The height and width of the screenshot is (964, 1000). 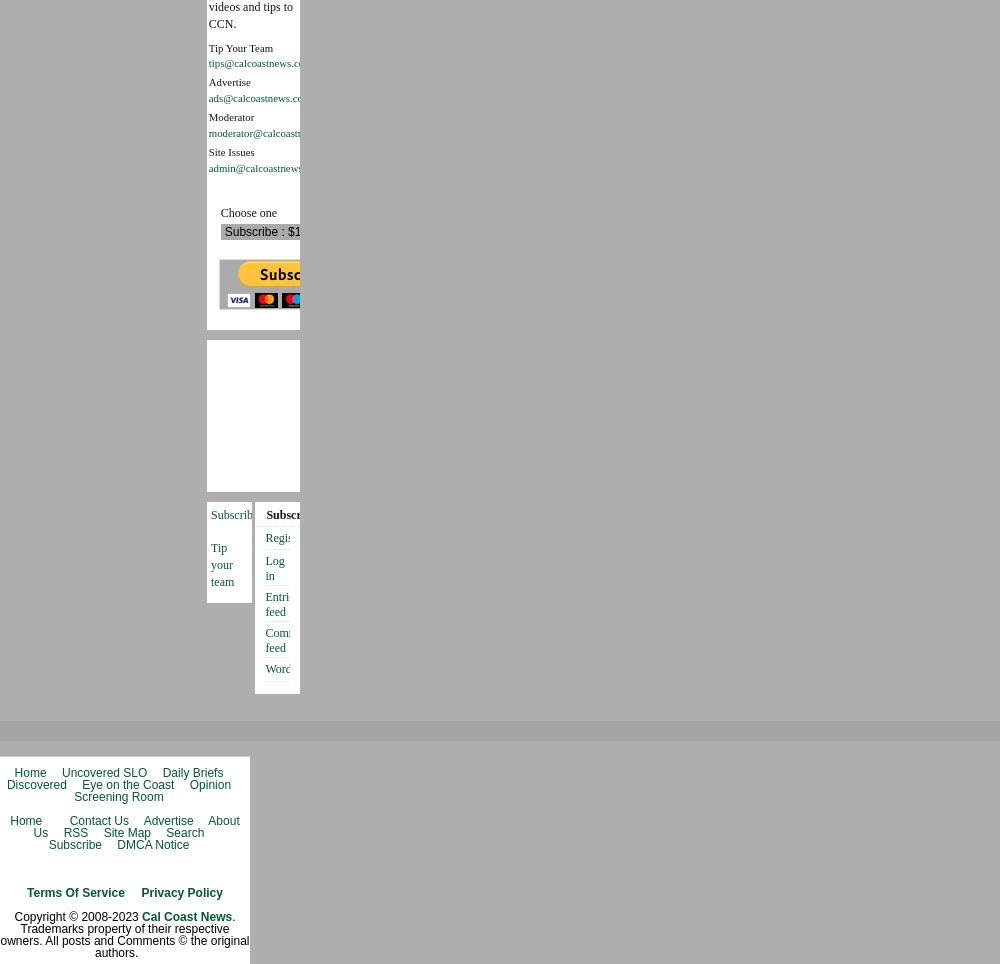 I want to click on 'RSS', so click(x=74, y=831).